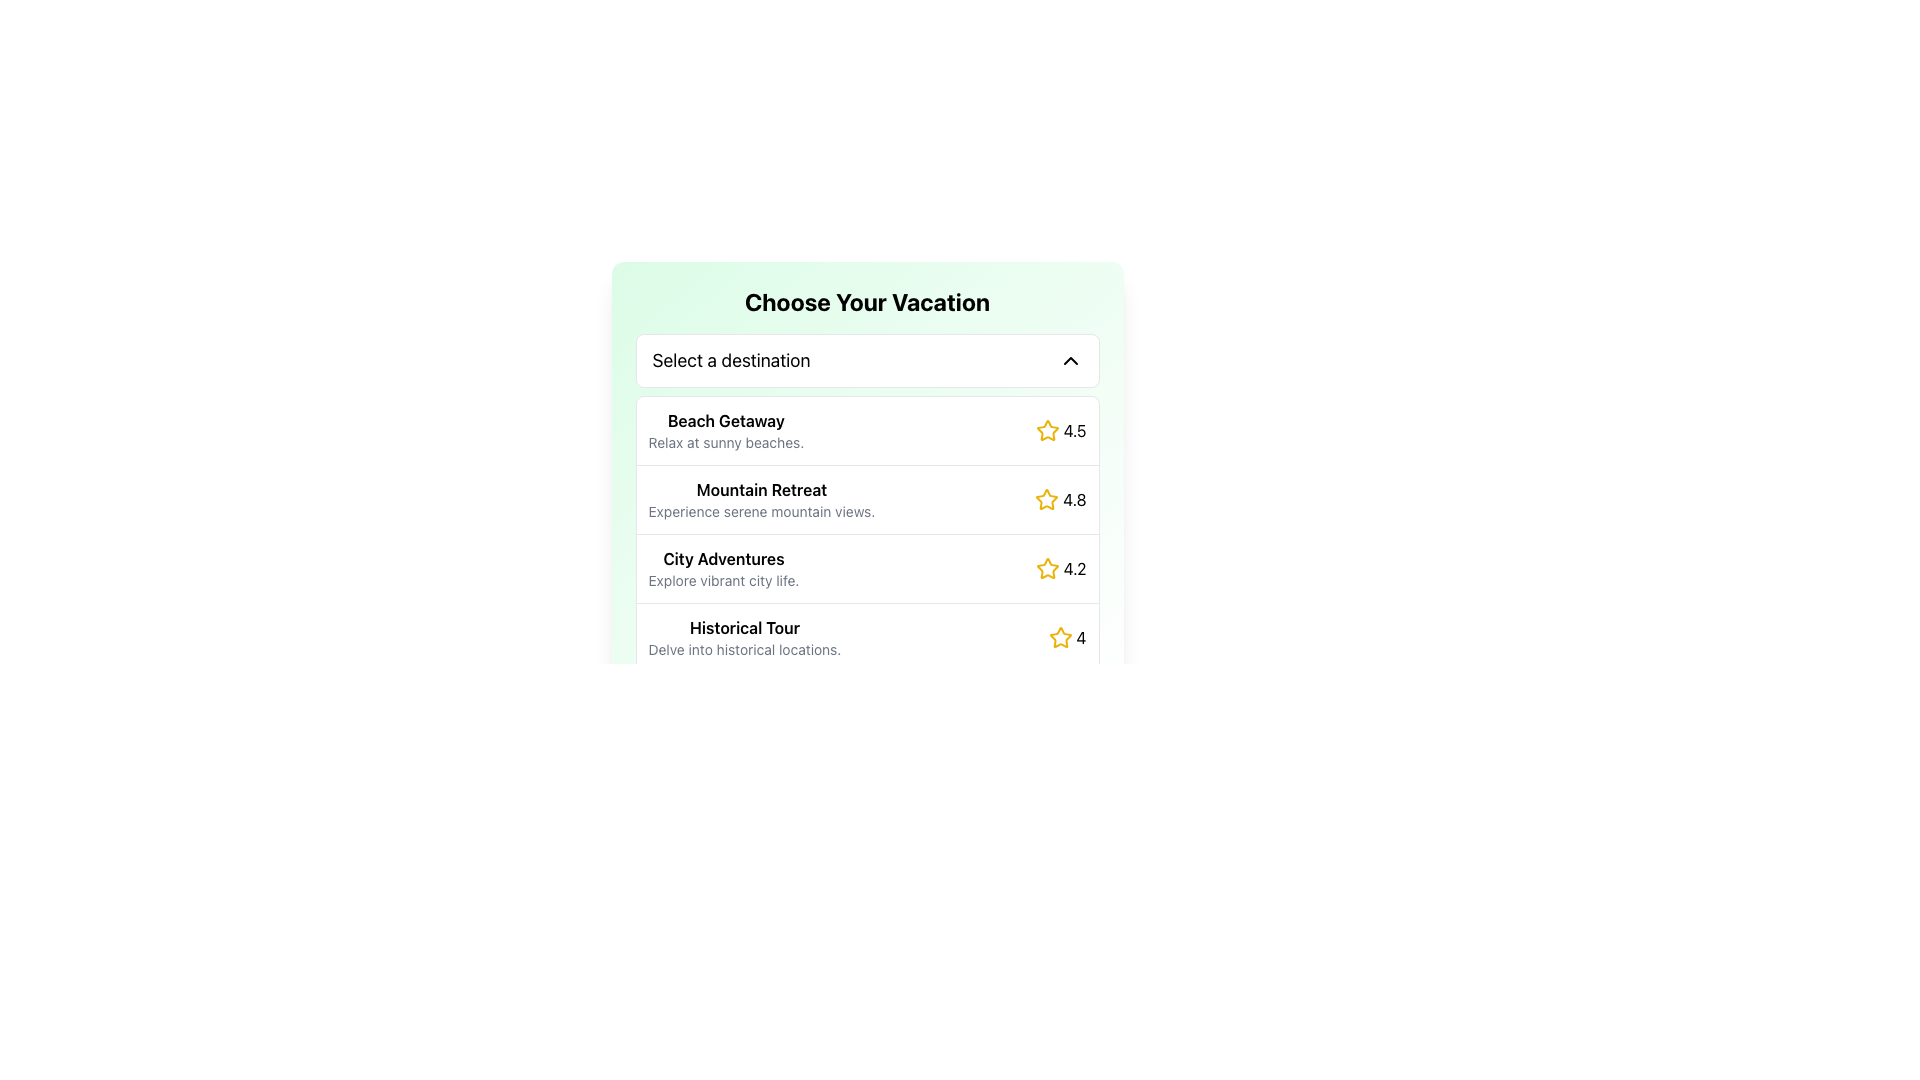 Image resolution: width=1920 pixels, height=1080 pixels. I want to click on the 'City Adventures' text display element, which includes the title in bold black font and a subtitle in smaller gray font, to focus on it, so click(723, 569).